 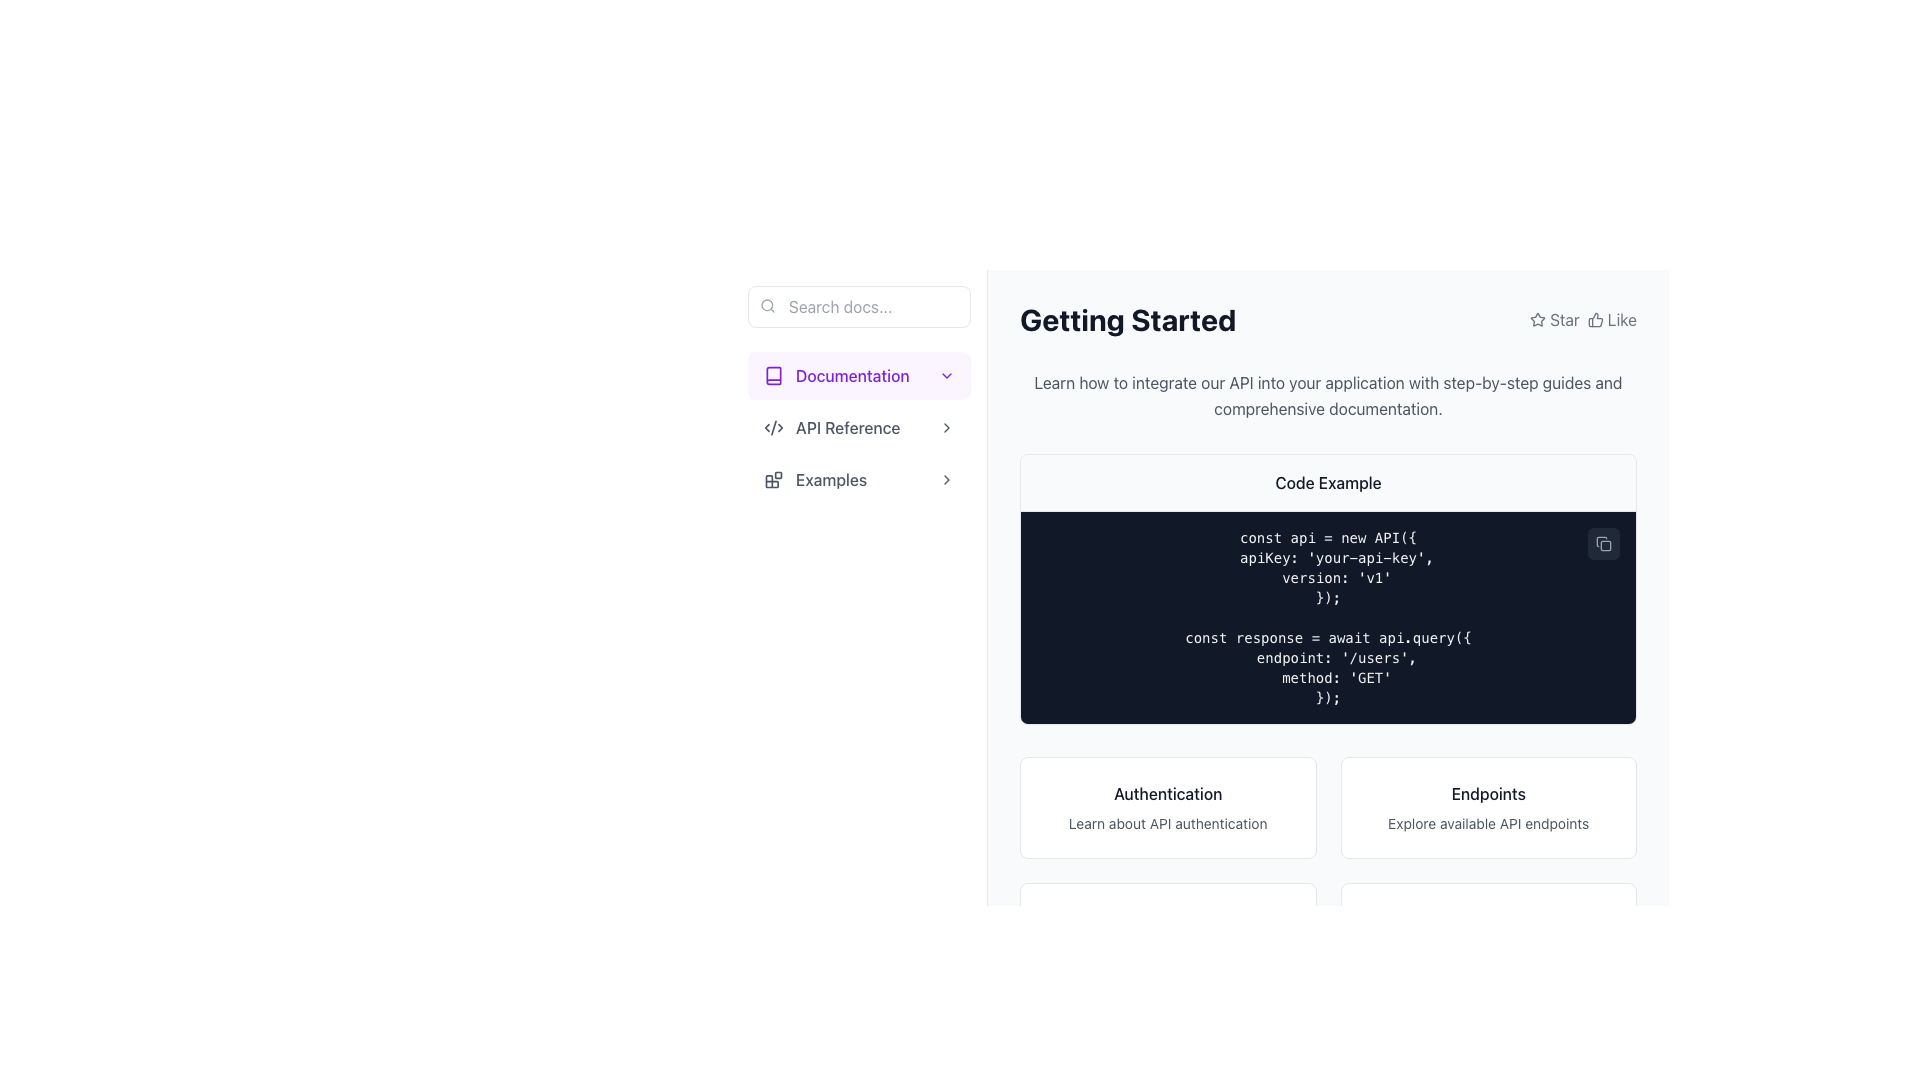 What do you see at coordinates (1328, 482) in the screenshot?
I see `the title text label that indicates the content below it pertains to a code example, located at the center of the bordered section with a light gray background` at bounding box center [1328, 482].